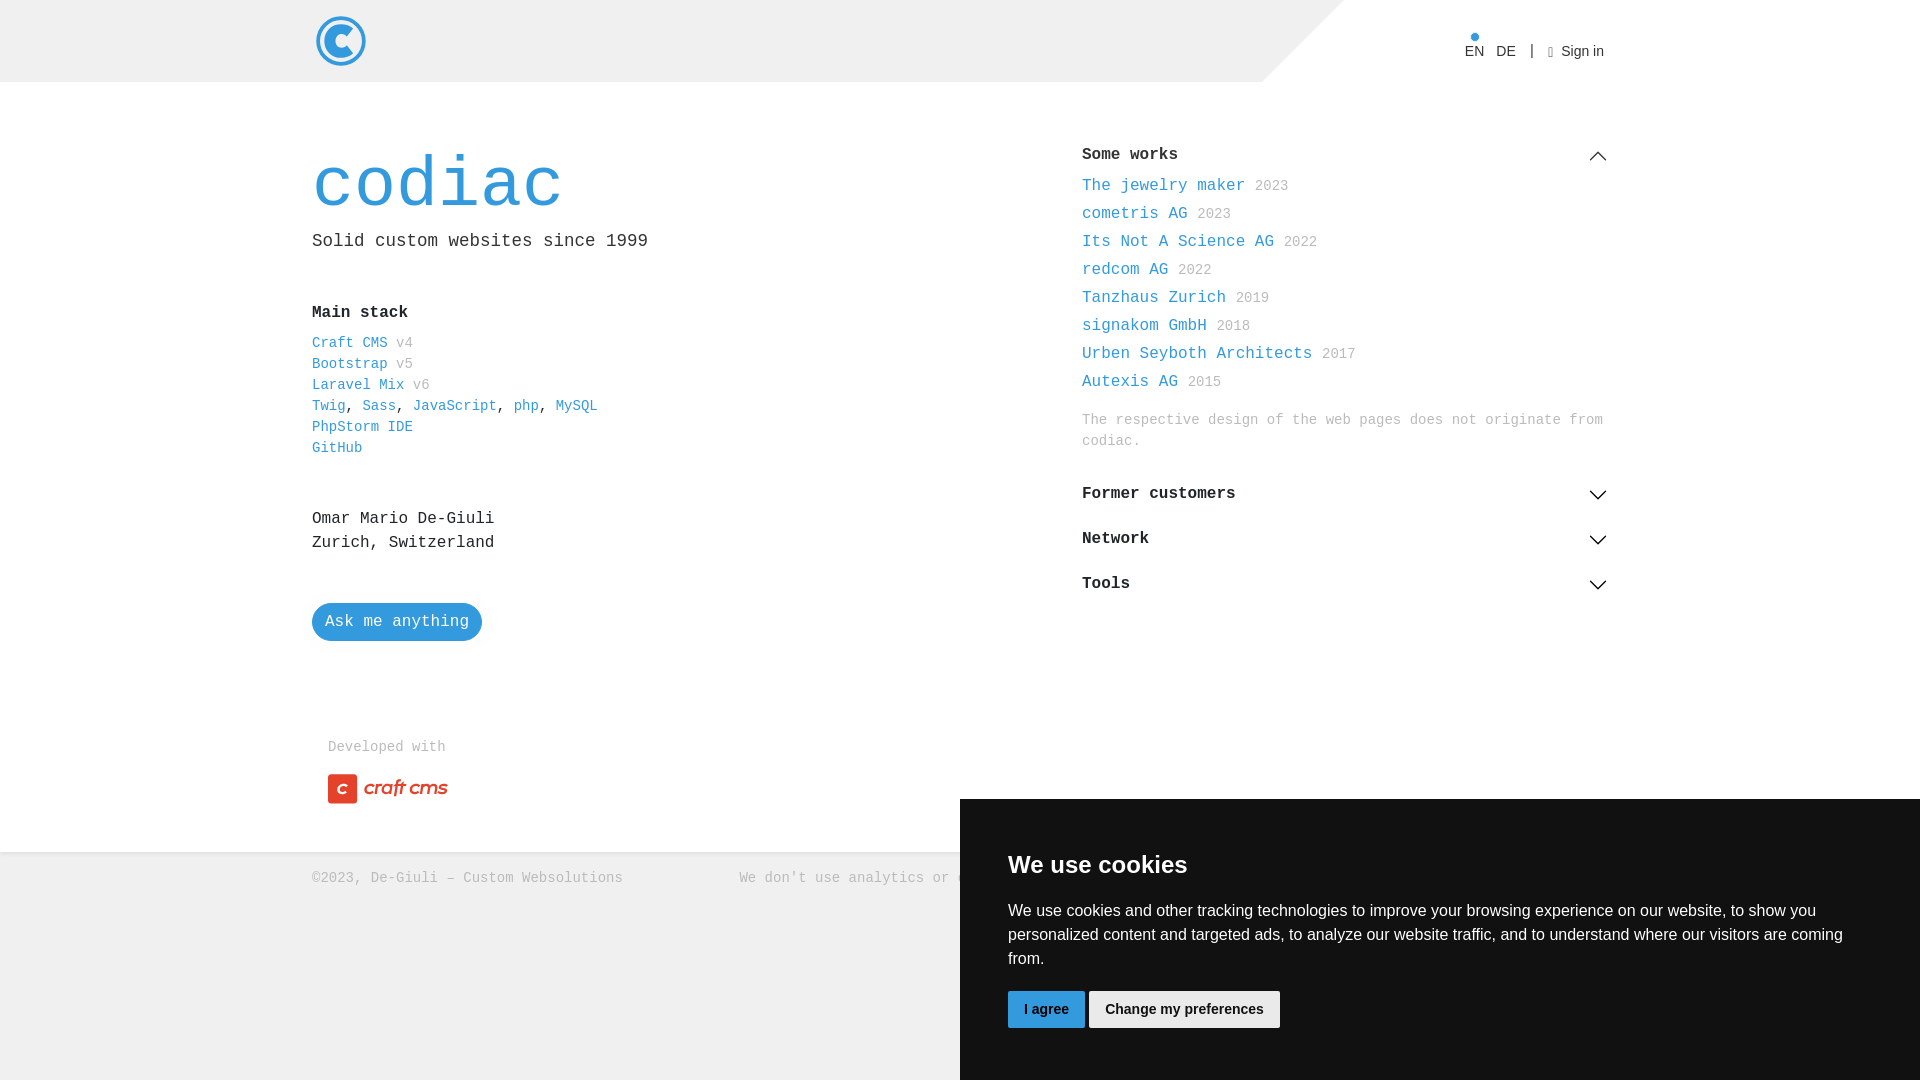 Image resolution: width=1920 pixels, height=1080 pixels. I want to click on 'The jewelry maker', so click(1163, 185).